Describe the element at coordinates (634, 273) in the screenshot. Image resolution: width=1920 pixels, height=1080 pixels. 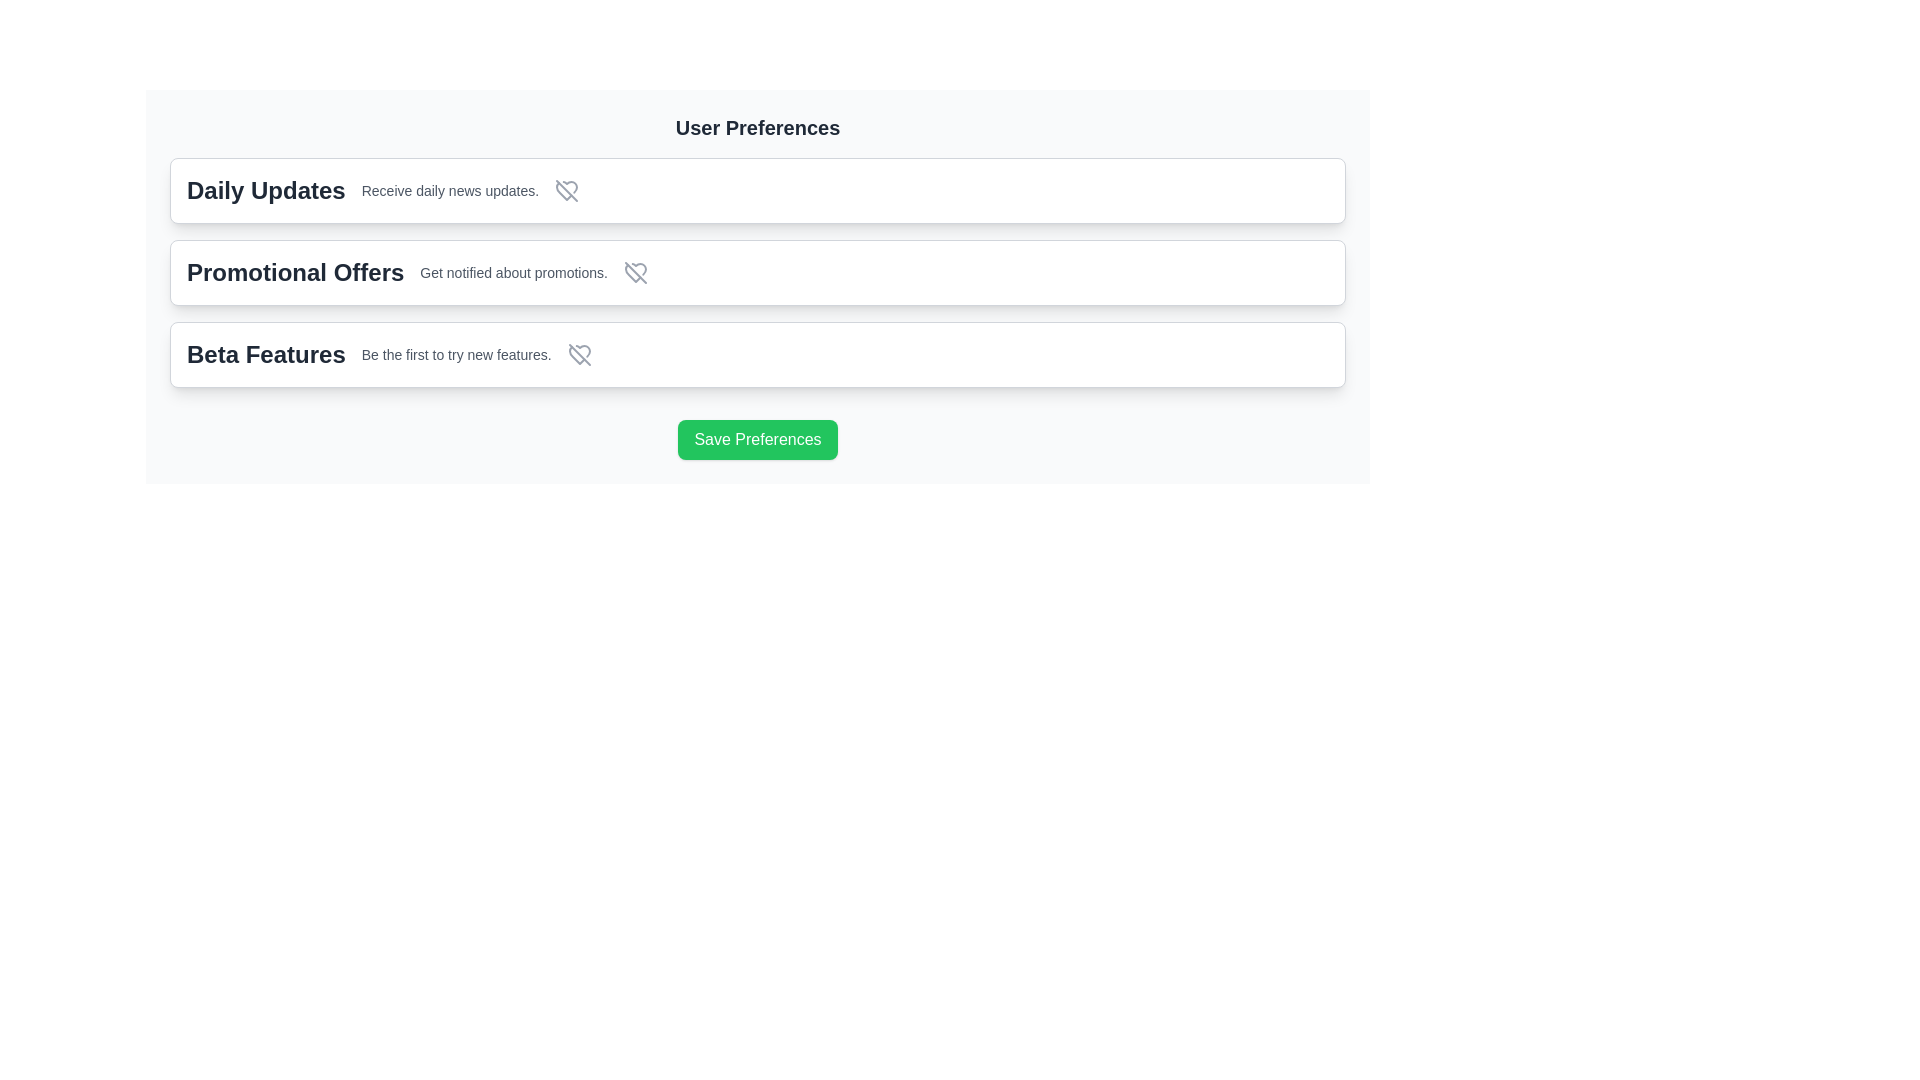
I see `the diagonal line of the 'heart-off' icon, which indicates an inactive state, located adjacent to 'Promotional Offers' in the user preference settings panel` at that location.